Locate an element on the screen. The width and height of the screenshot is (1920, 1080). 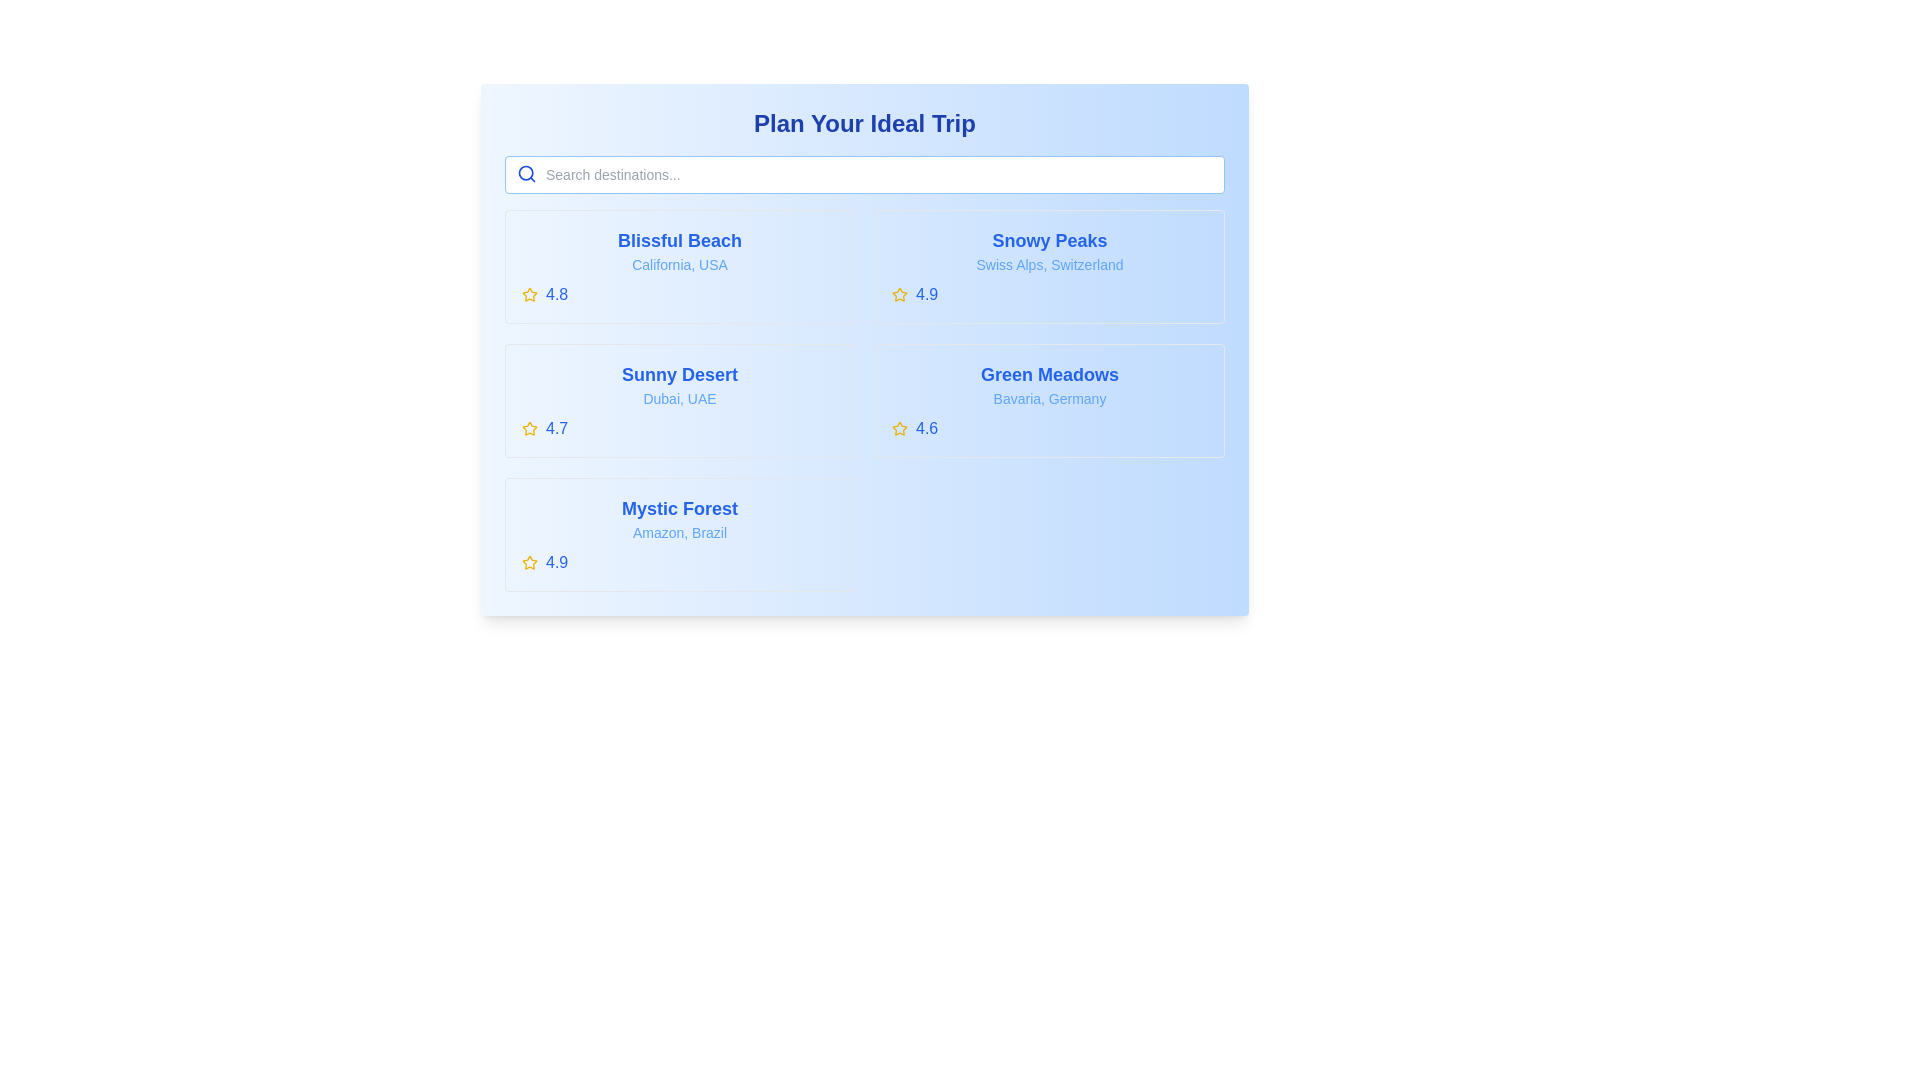
the fifth interactive card is located at coordinates (680, 534).